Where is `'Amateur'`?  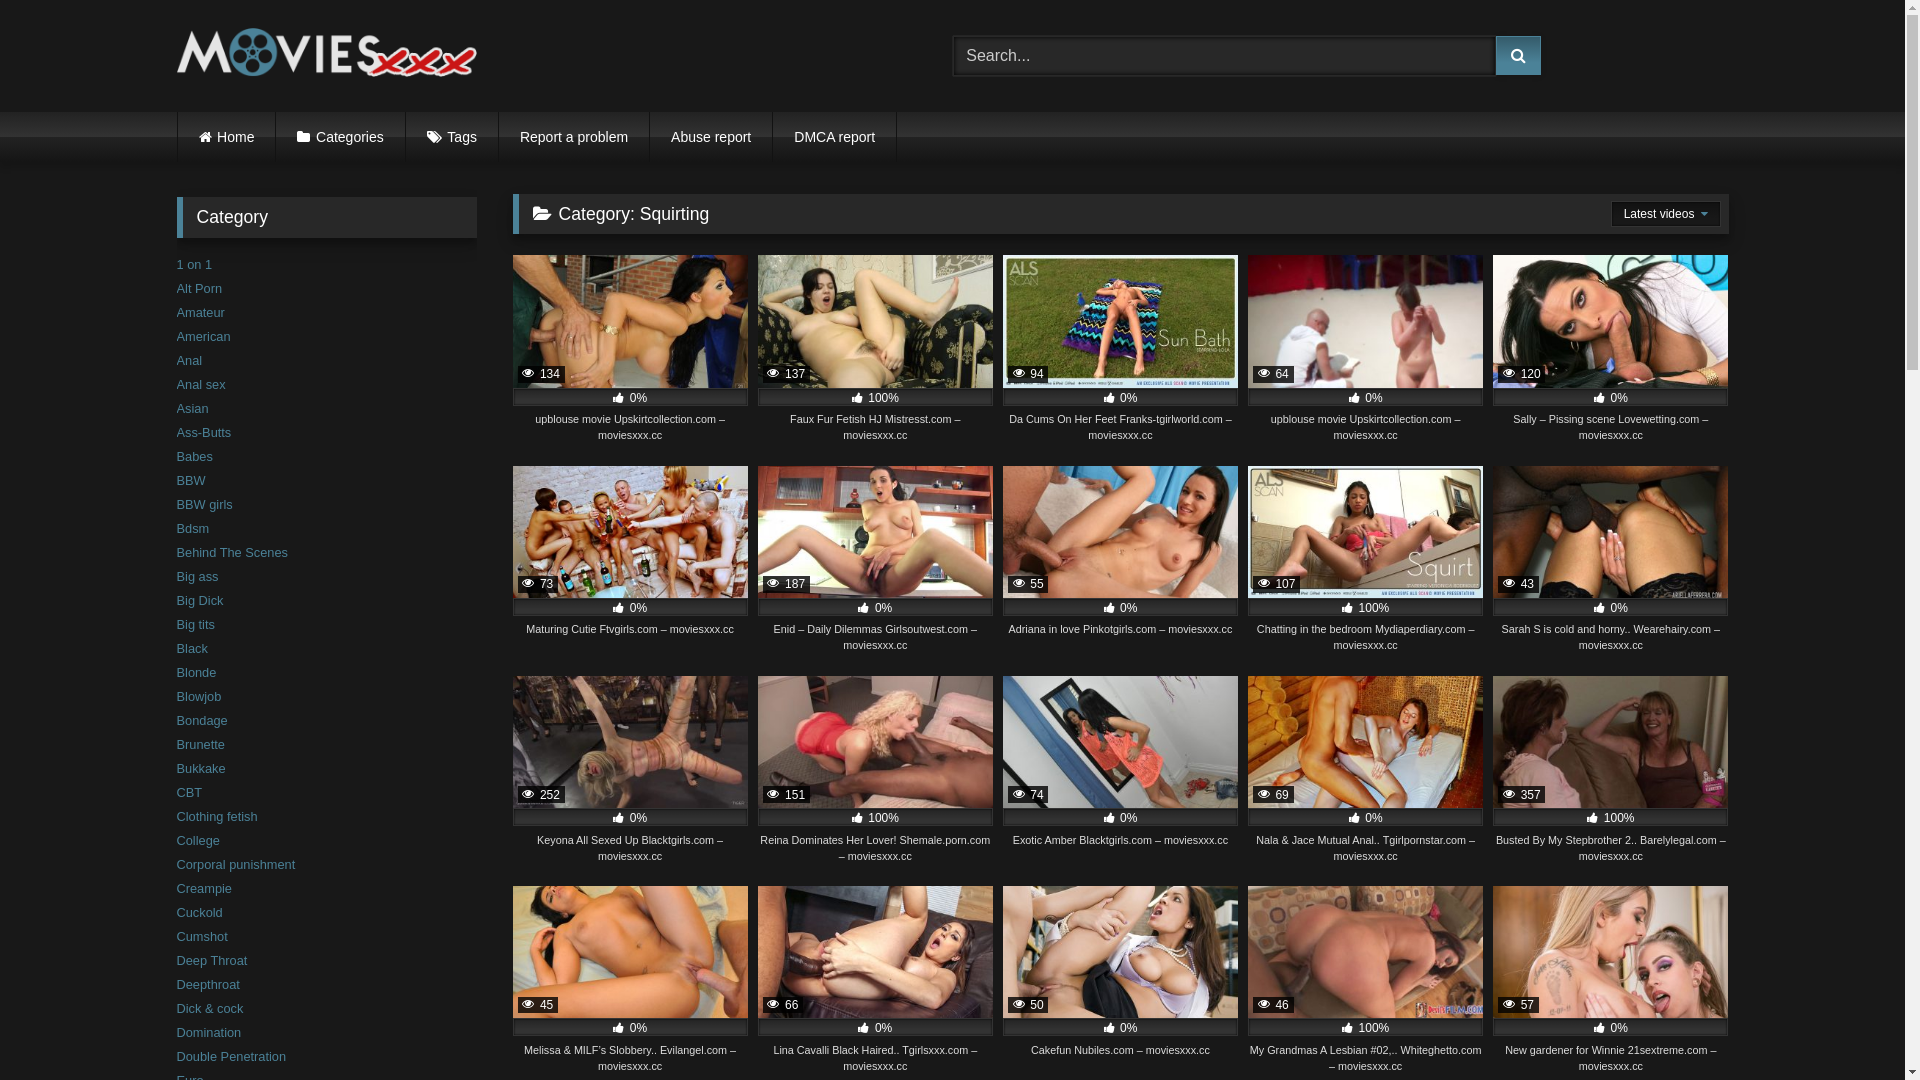
'Amateur' is located at coordinates (200, 312).